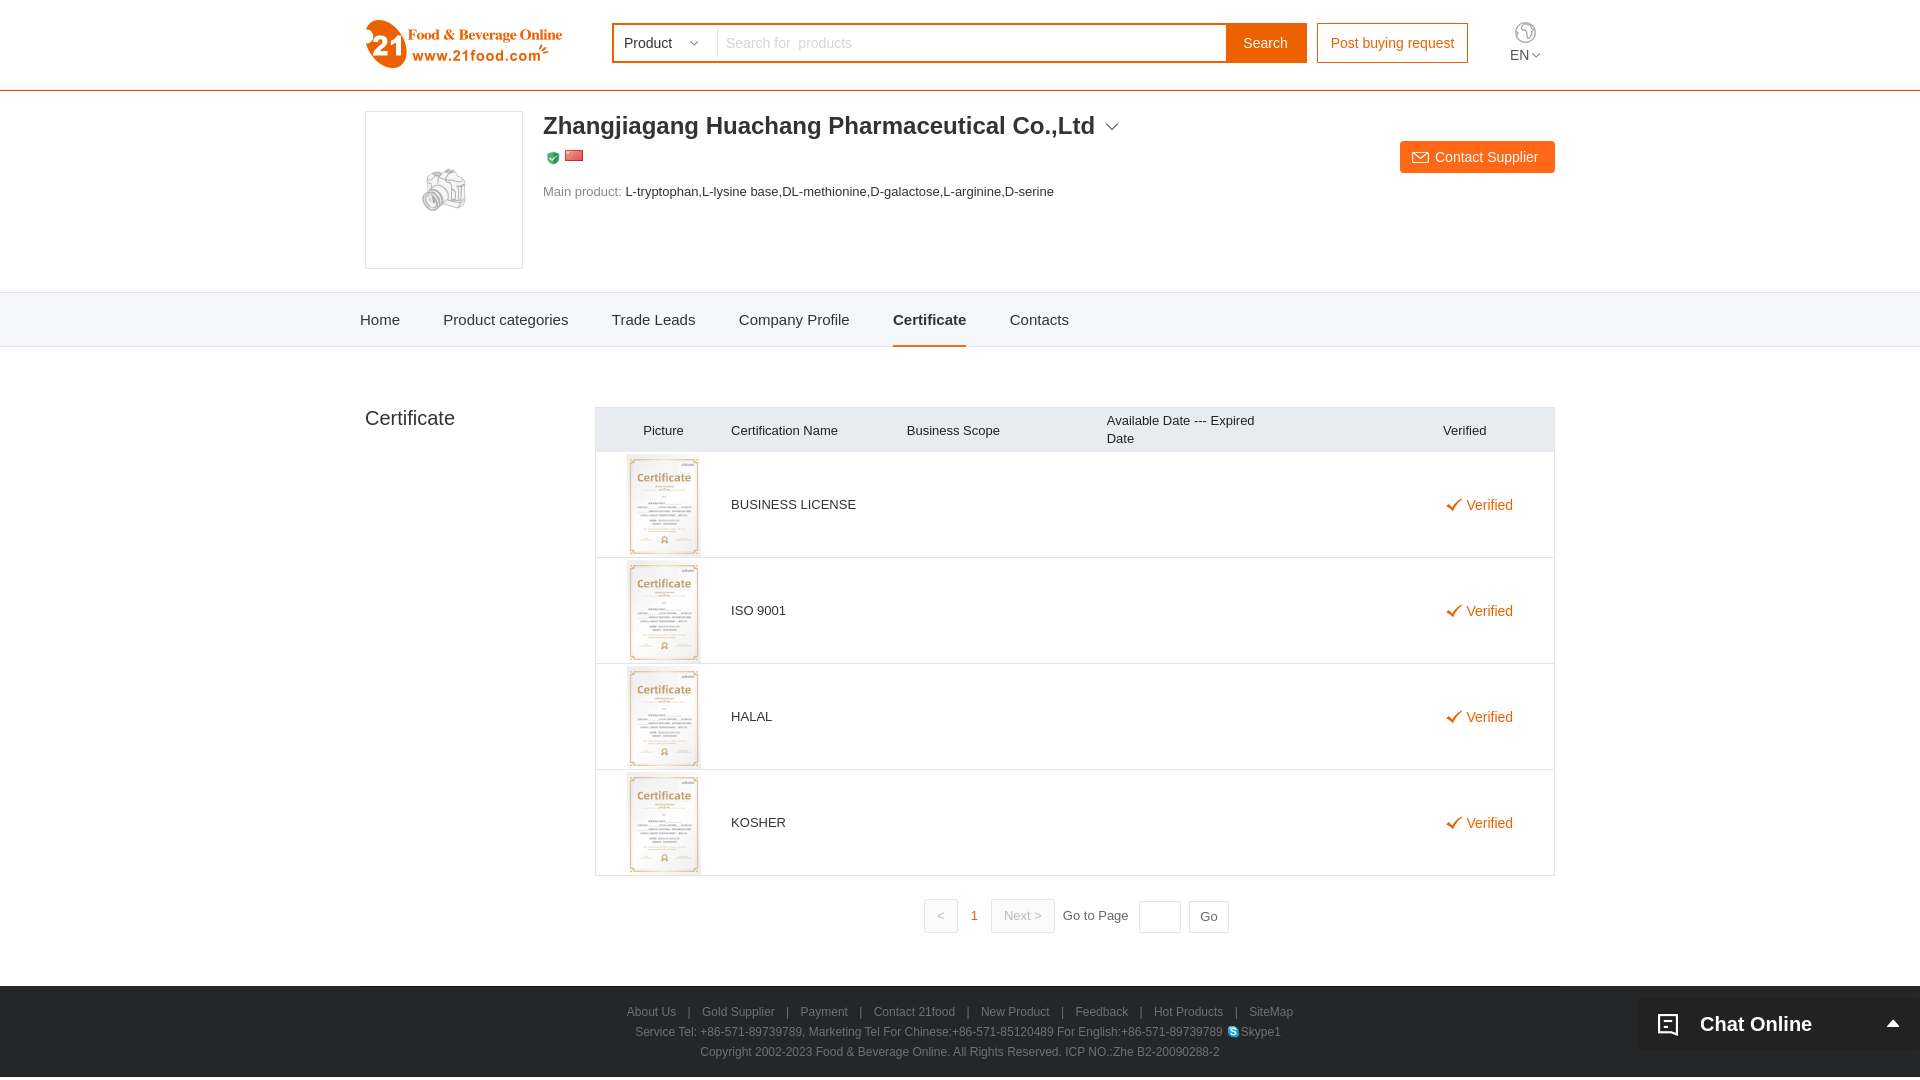 The image size is (1920, 1080). I want to click on 'Company Profile', so click(793, 318).